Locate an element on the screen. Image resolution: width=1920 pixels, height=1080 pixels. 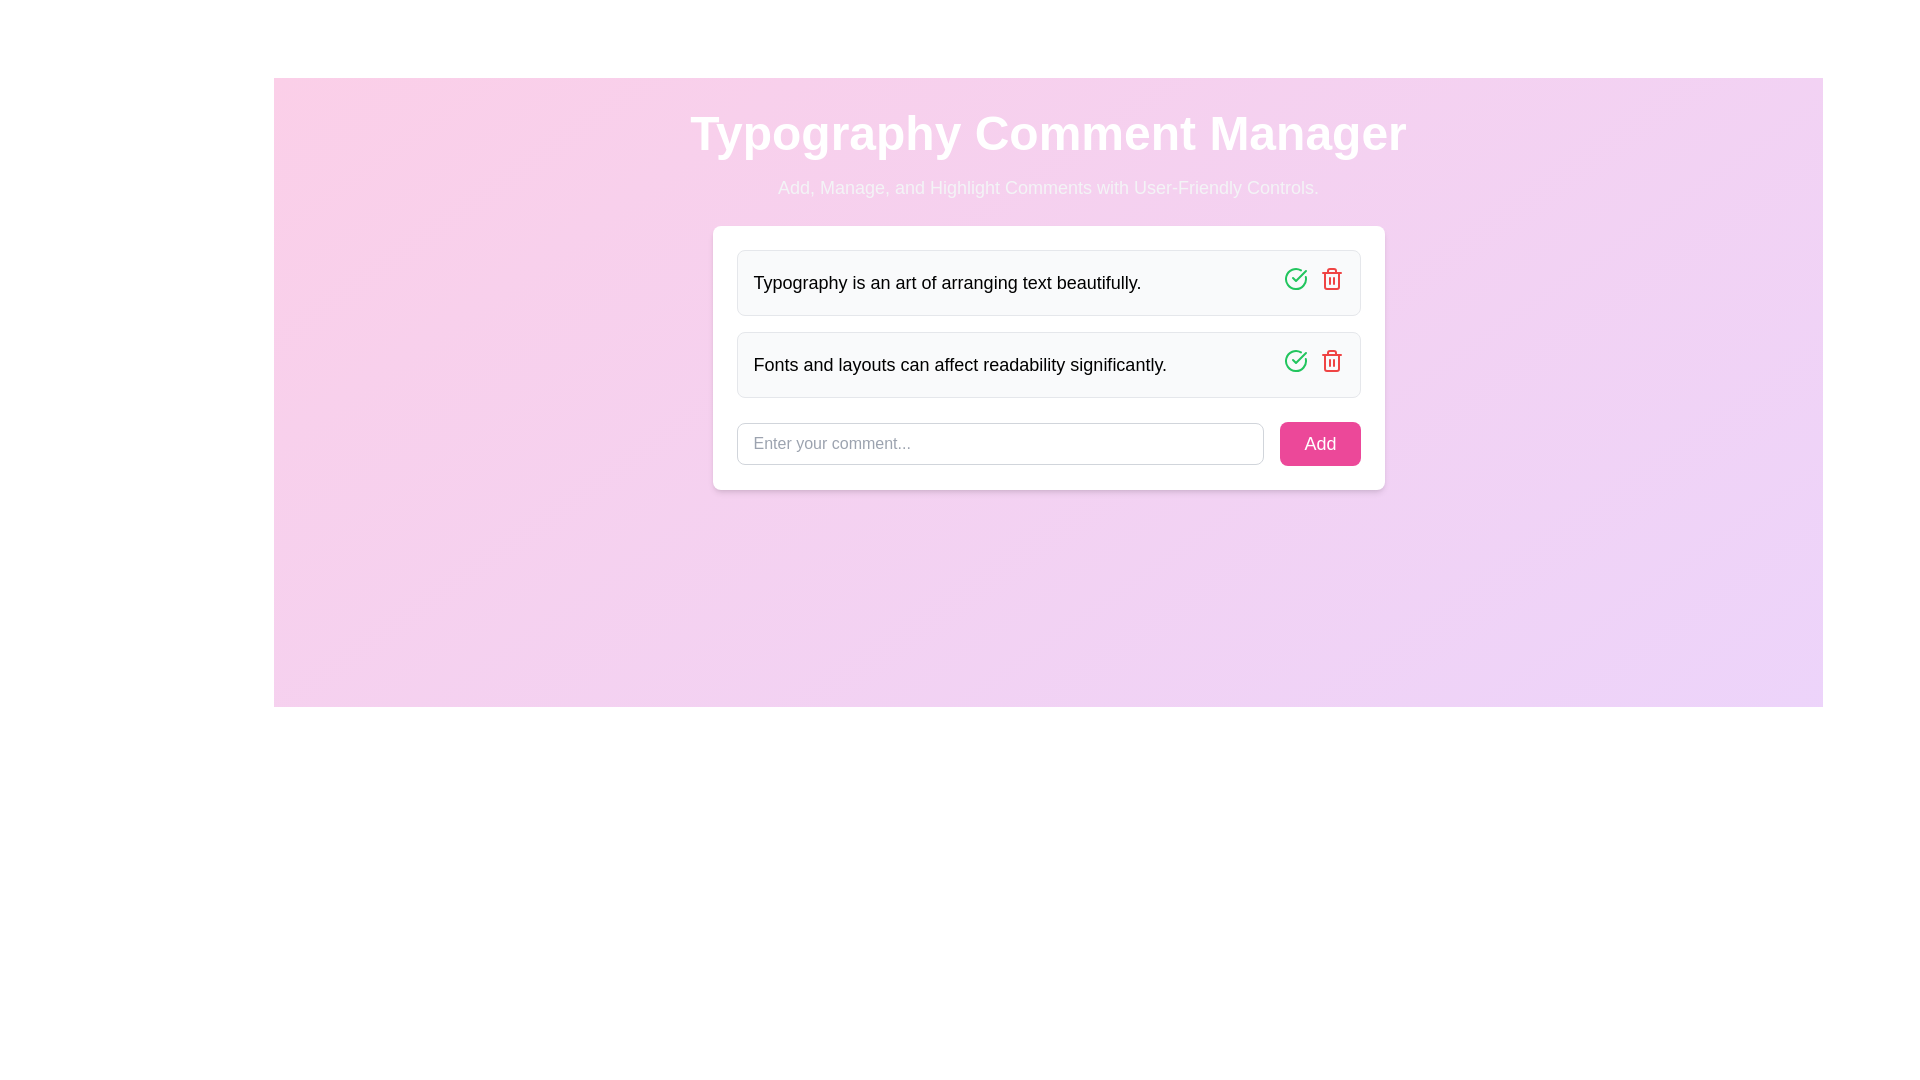
the confirmation icon located in the second comment row, next to the delete icon is located at coordinates (1299, 276).